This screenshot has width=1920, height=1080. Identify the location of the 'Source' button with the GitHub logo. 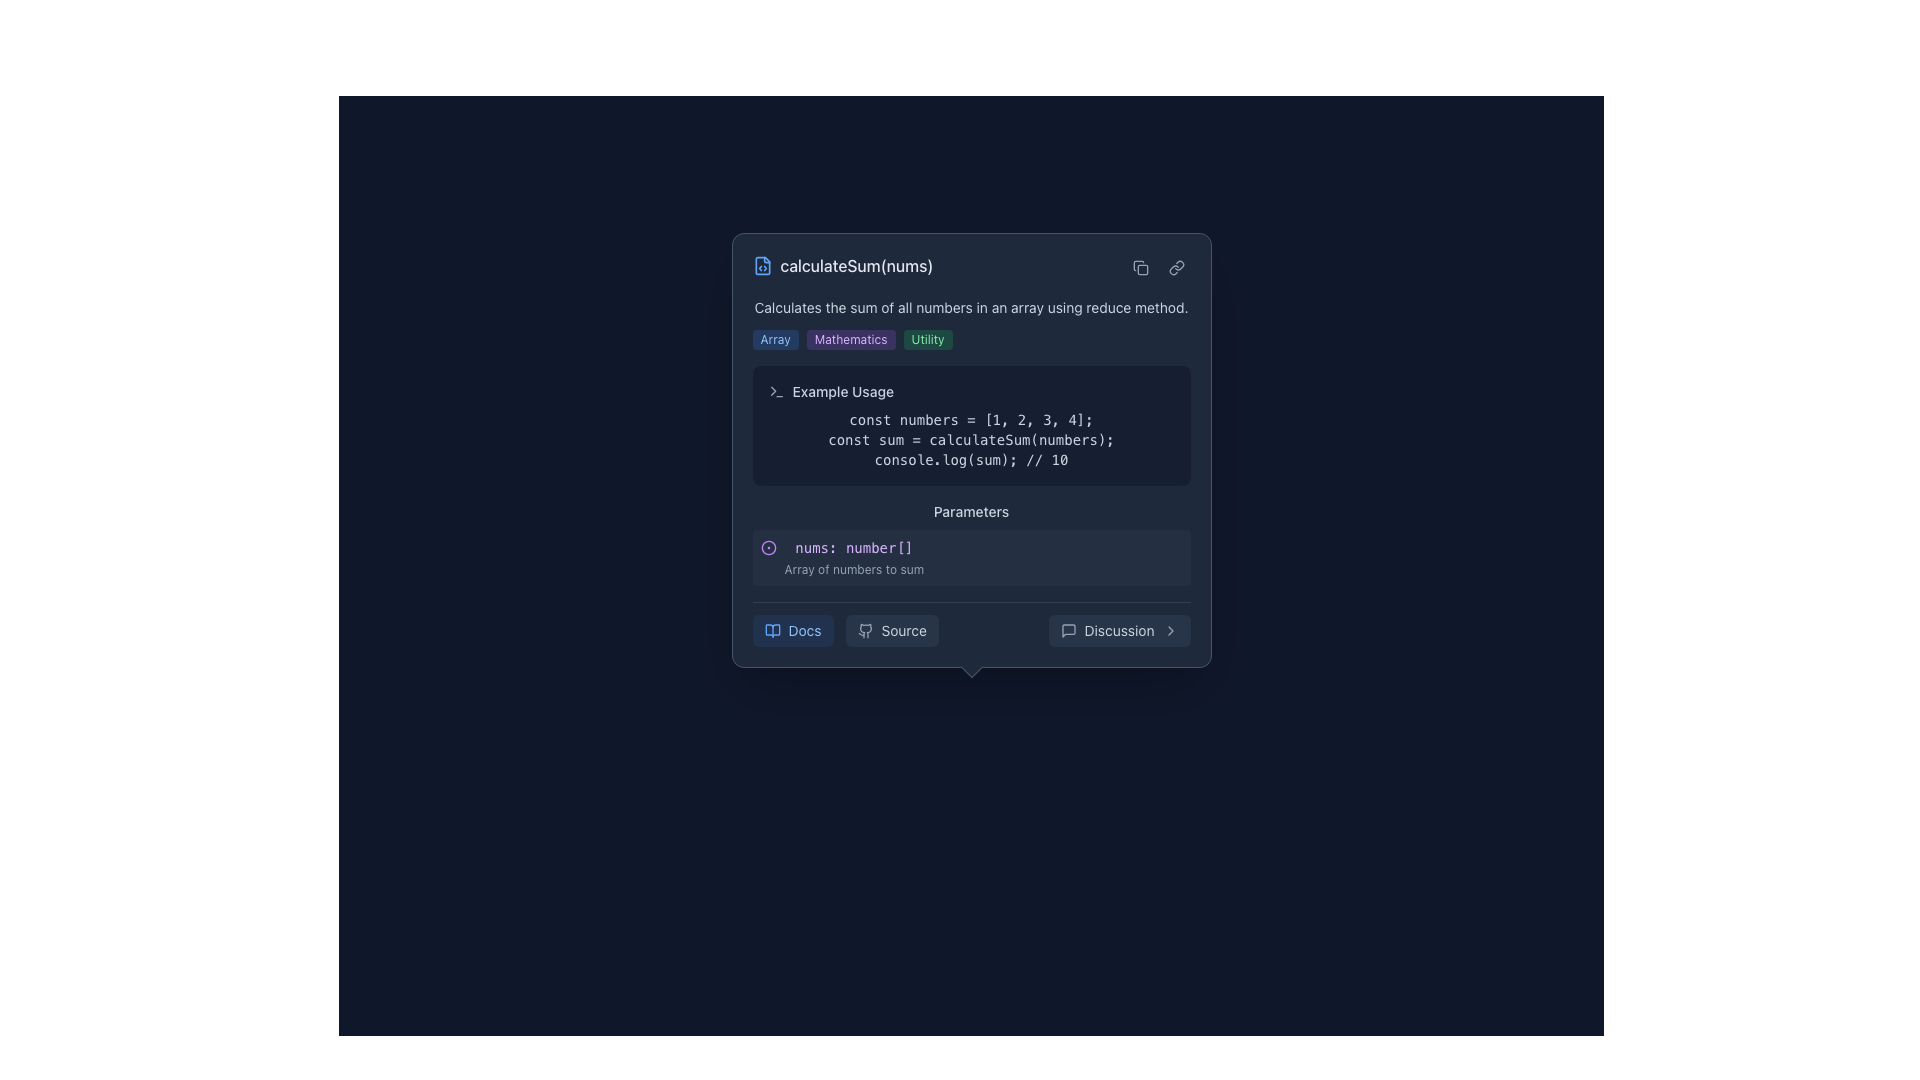
(971, 636).